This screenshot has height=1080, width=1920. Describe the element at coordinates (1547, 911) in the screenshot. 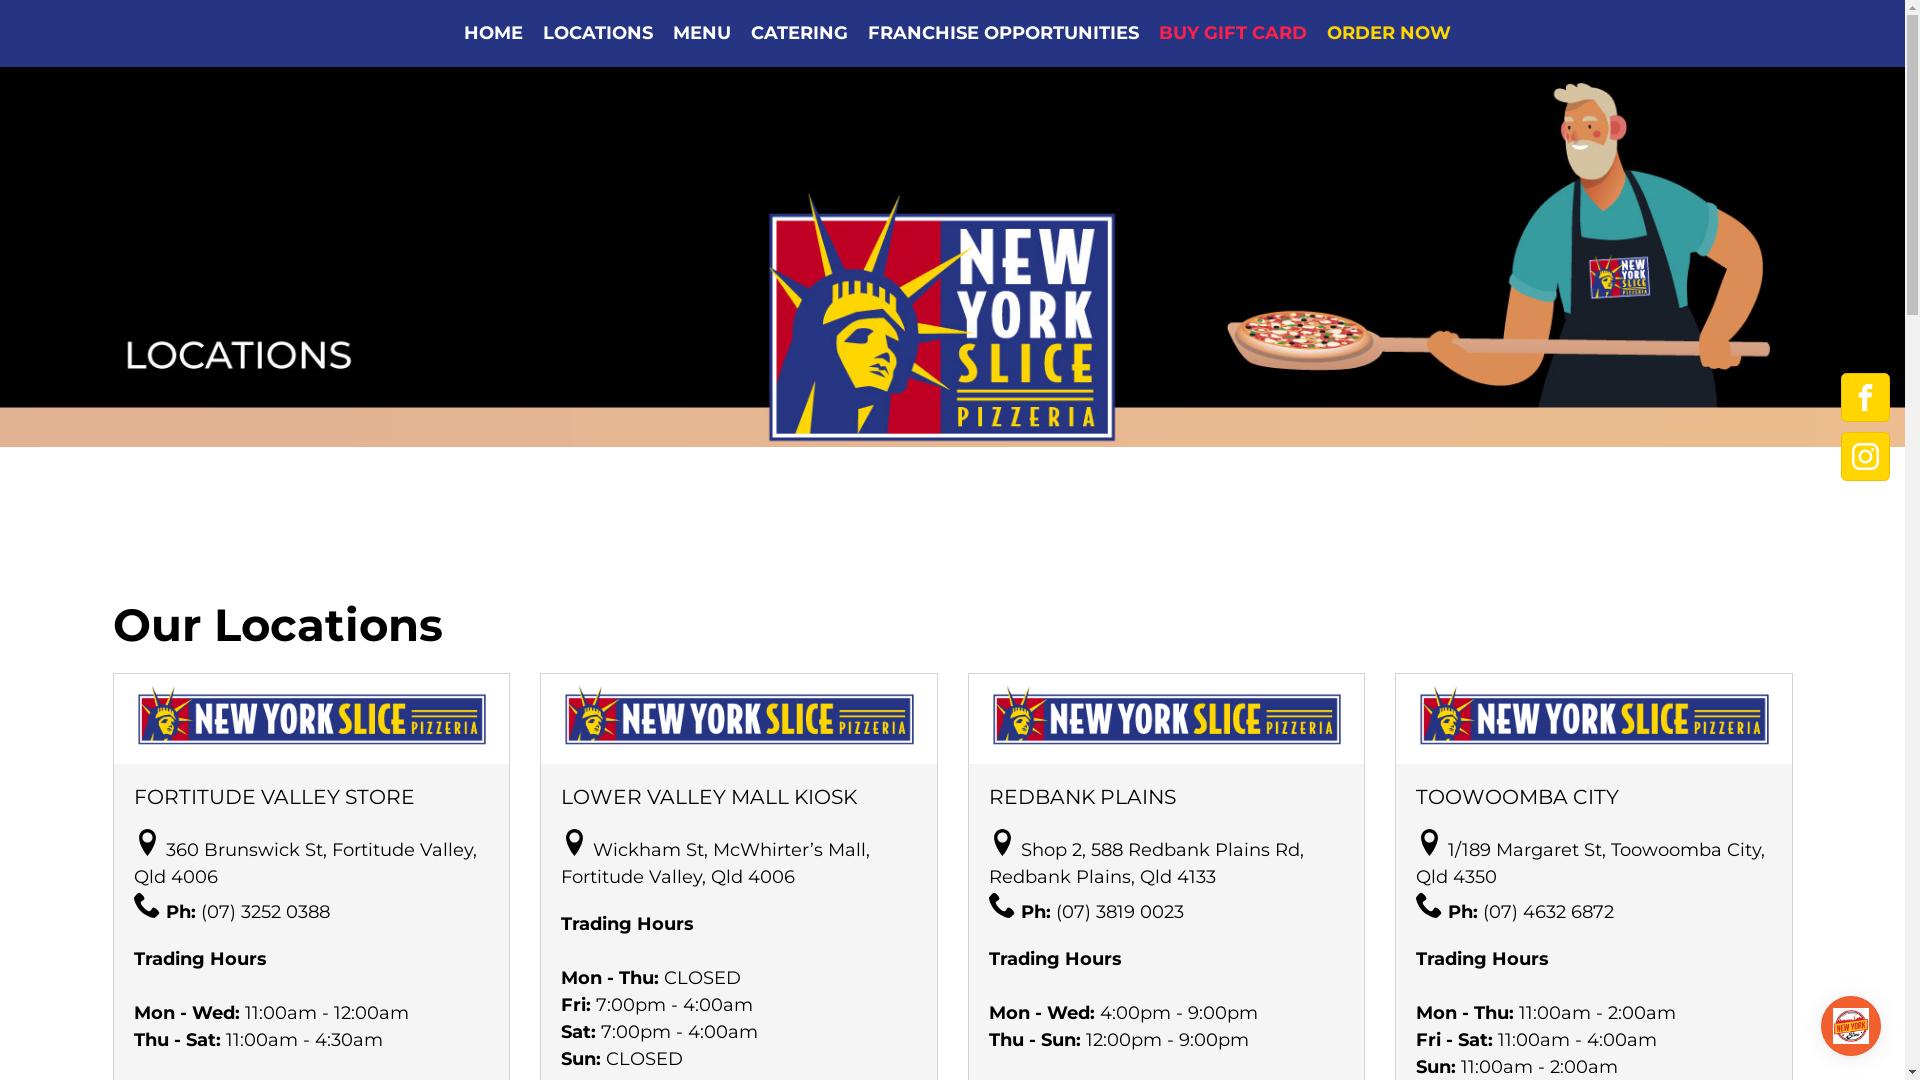

I see `'(07) 4632 6872'` at that location.